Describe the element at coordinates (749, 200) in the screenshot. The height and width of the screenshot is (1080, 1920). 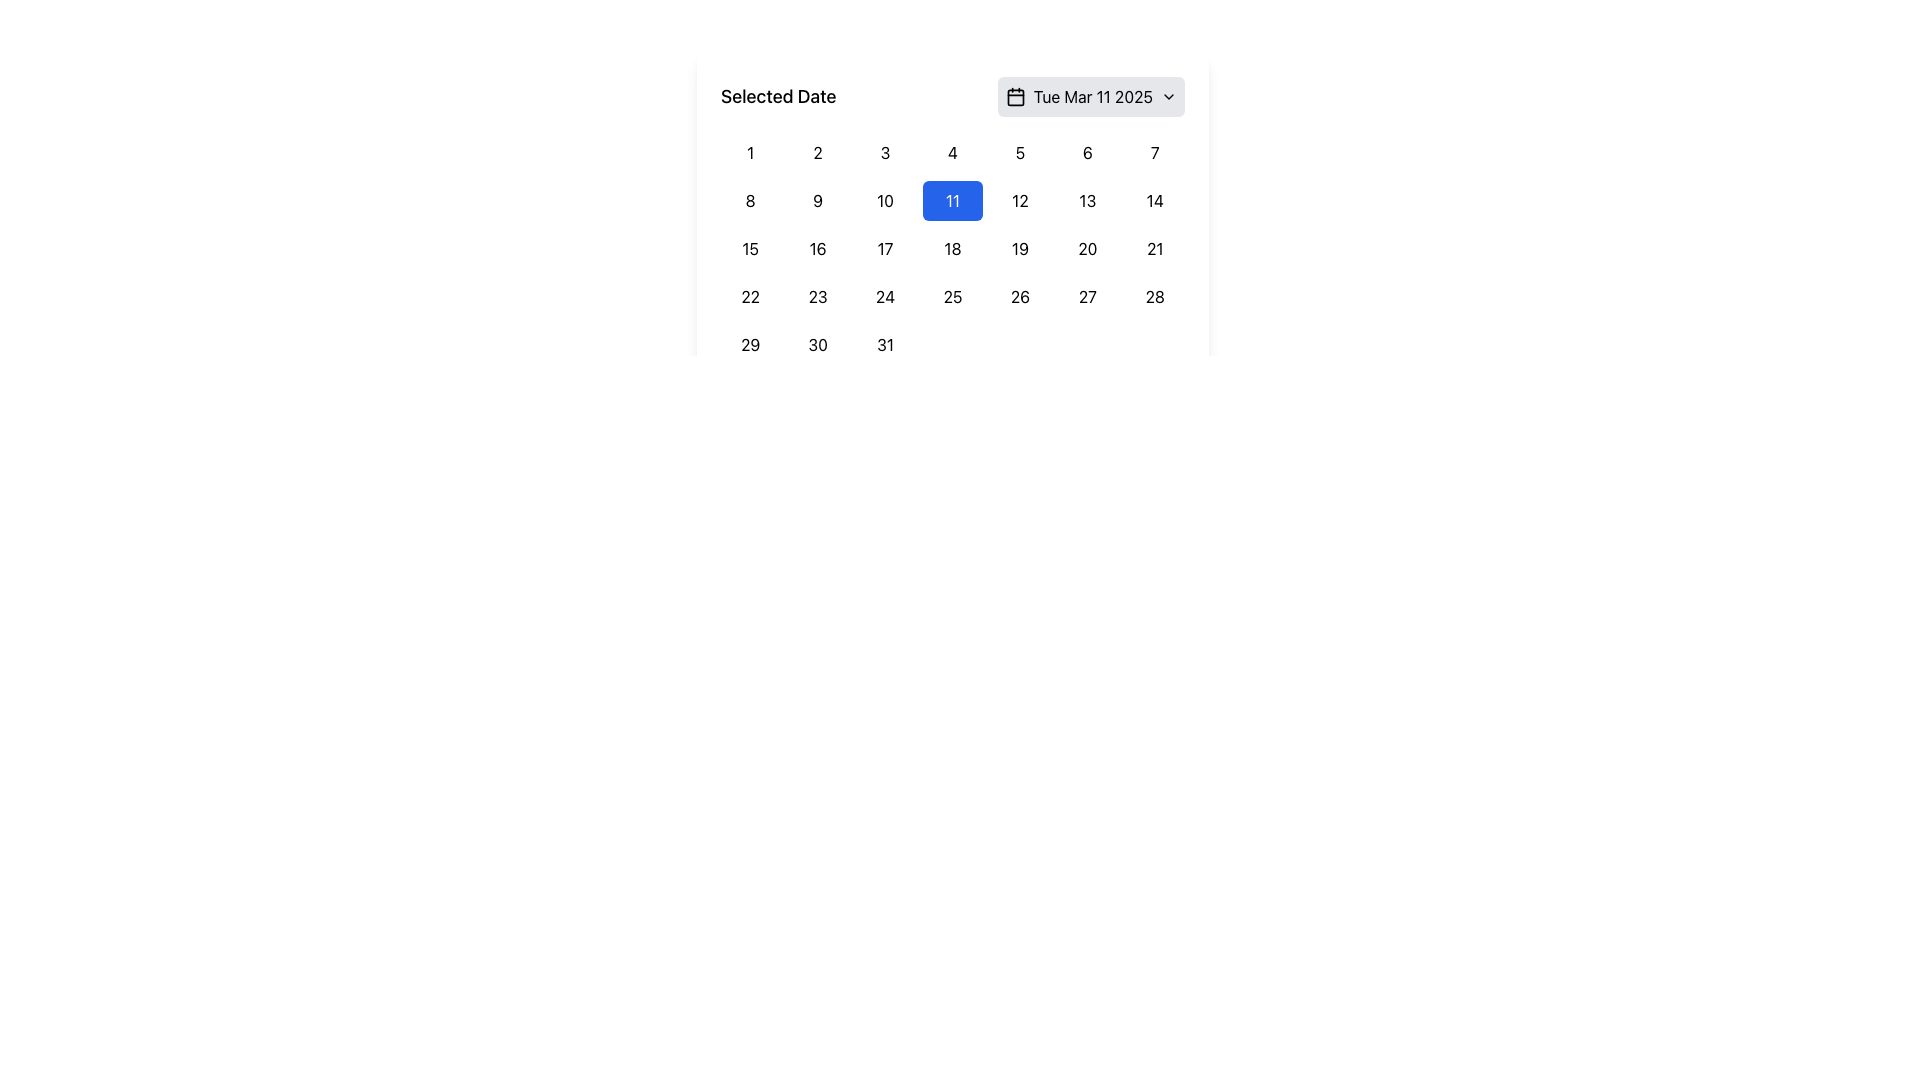
I see `the Day cell displaying the number '8' in the calendar interface, located in the second row and first column of the grid layout` at that location.